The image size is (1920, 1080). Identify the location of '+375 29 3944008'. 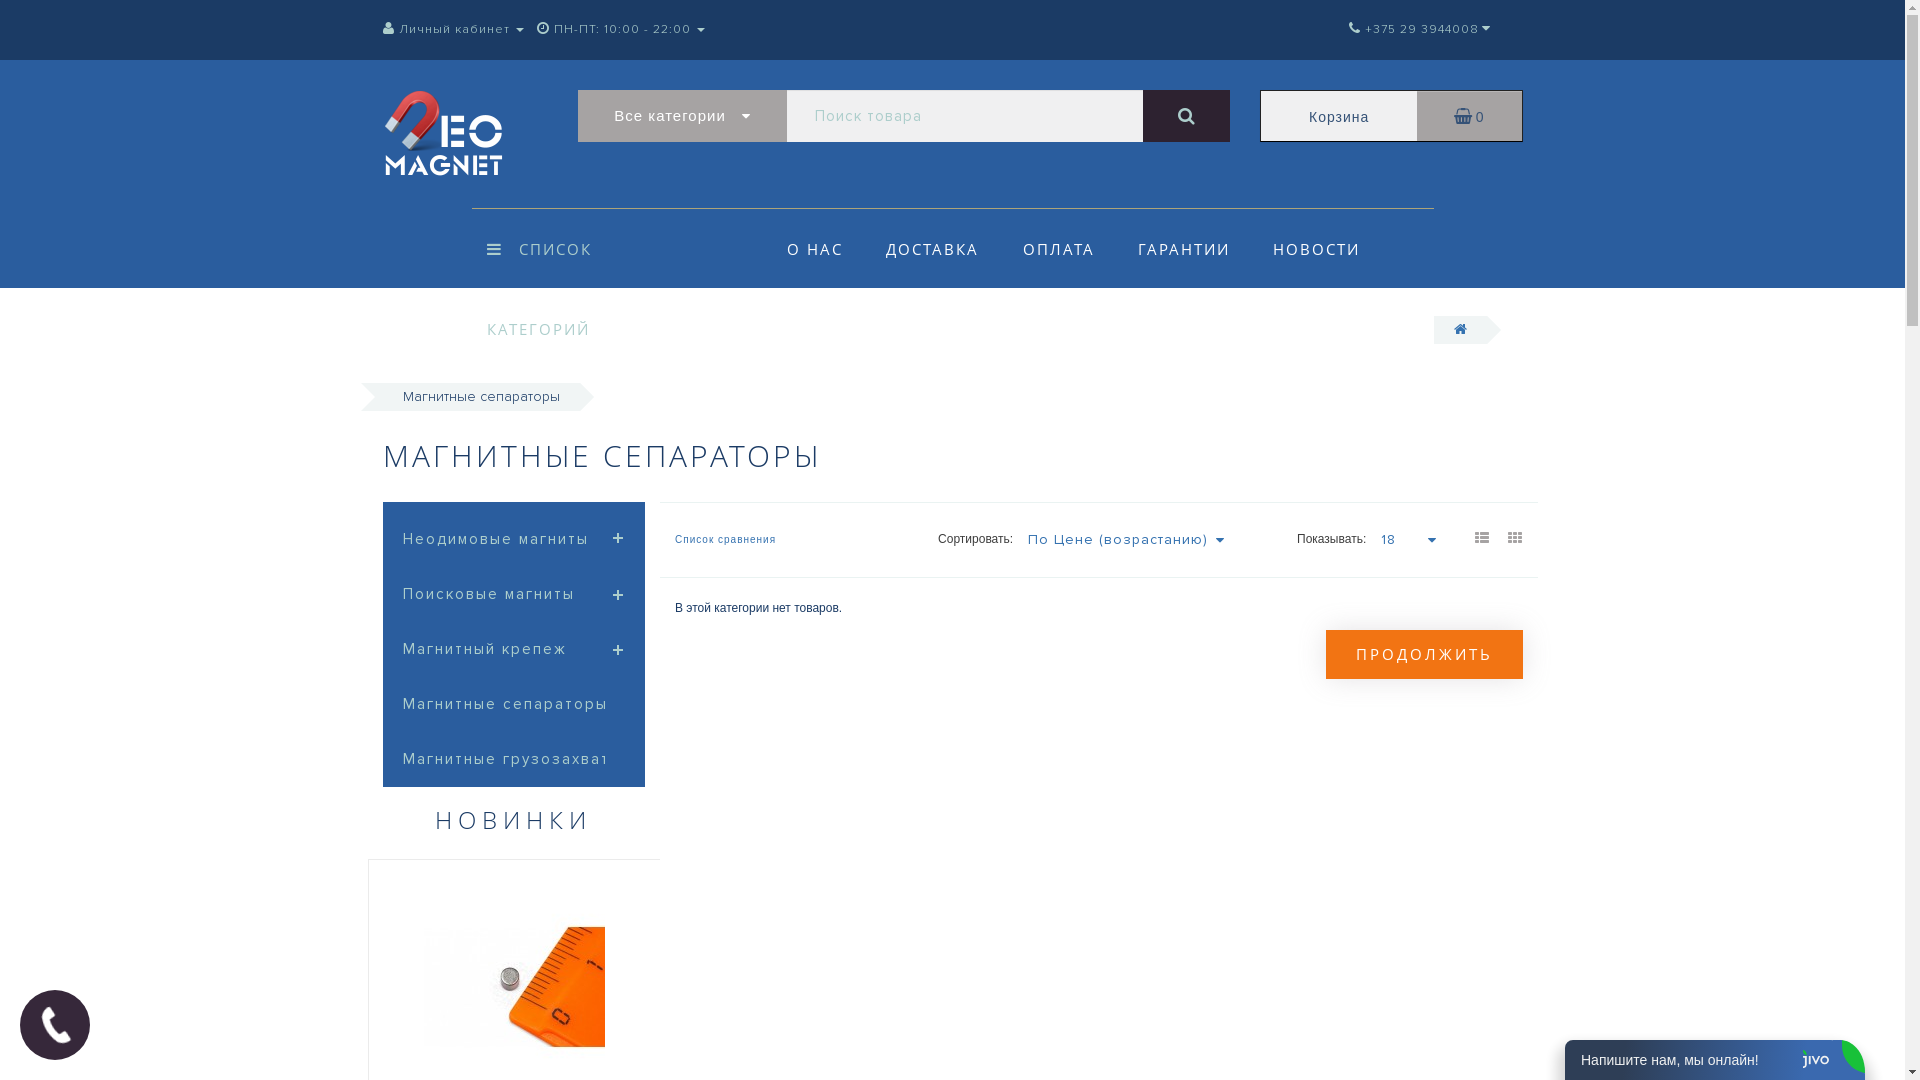
(1411, 29).